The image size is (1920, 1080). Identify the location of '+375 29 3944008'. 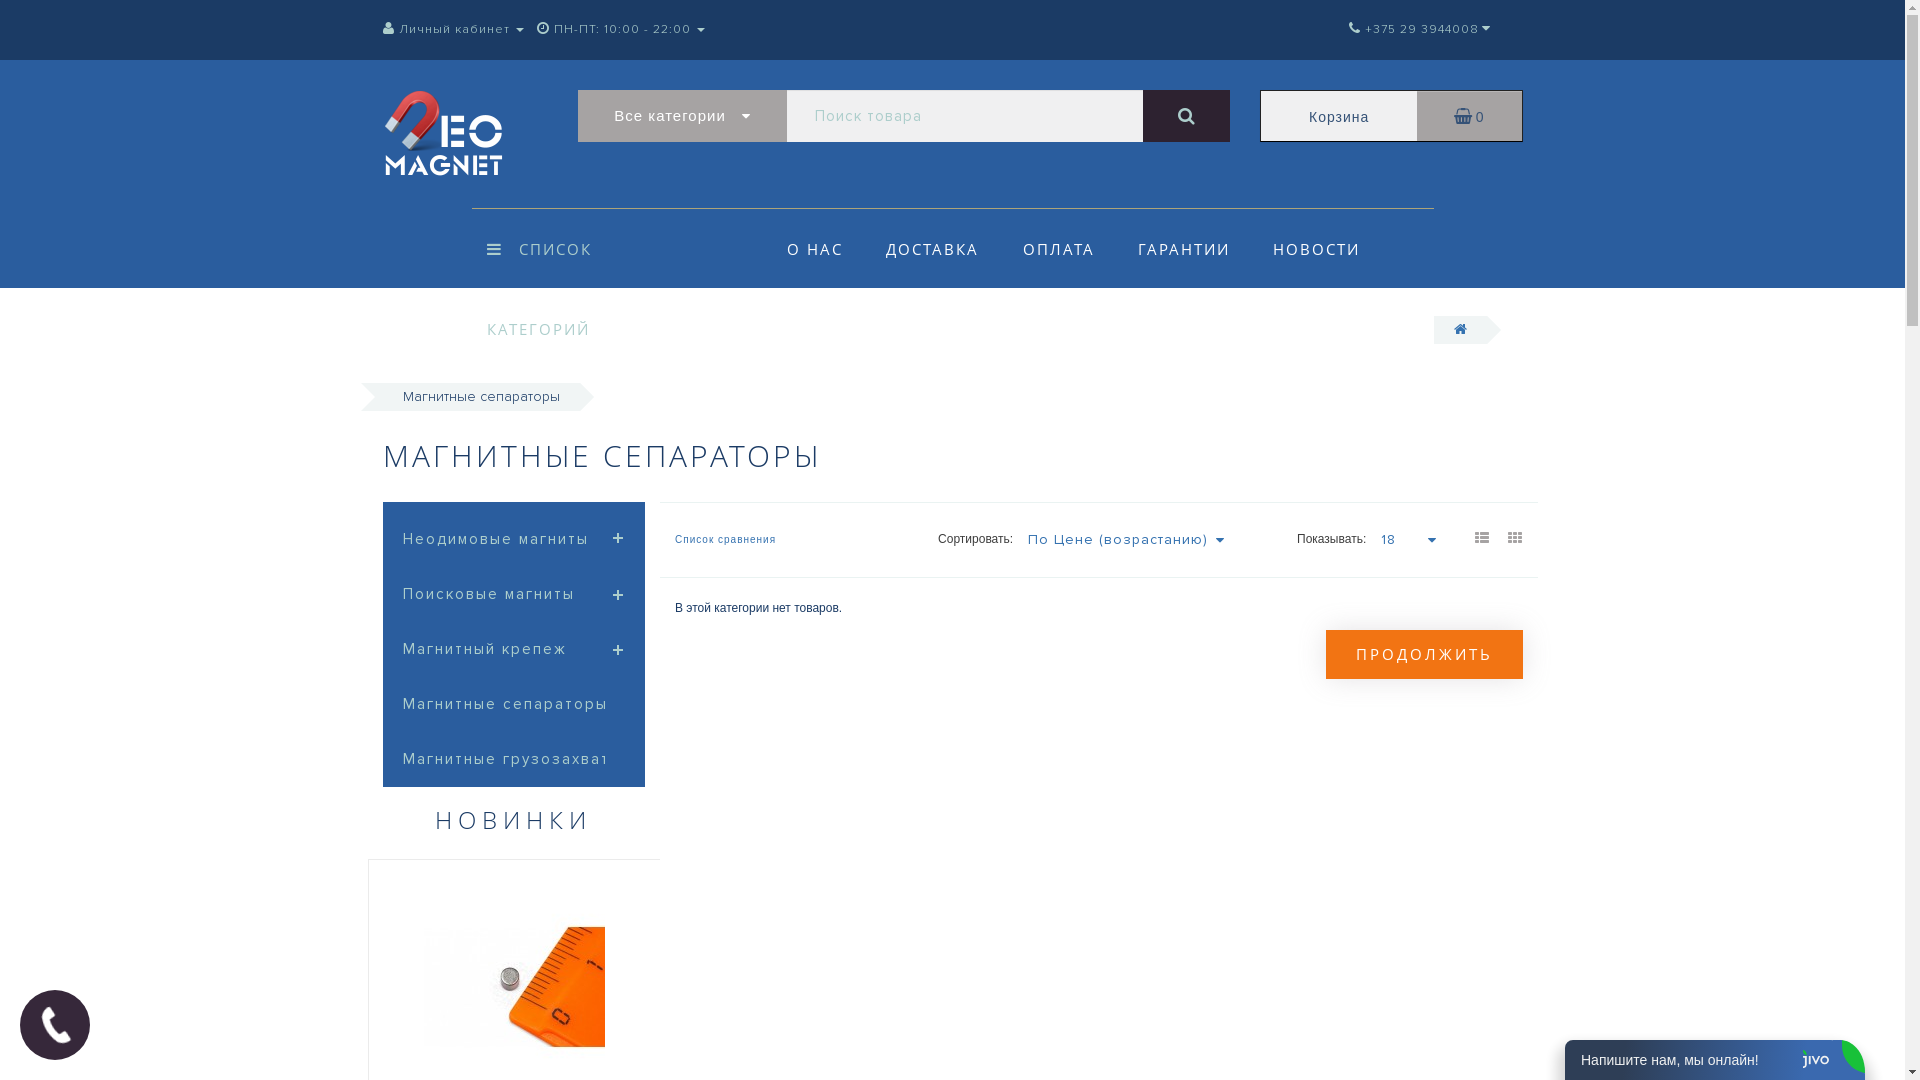
(1411, 29).